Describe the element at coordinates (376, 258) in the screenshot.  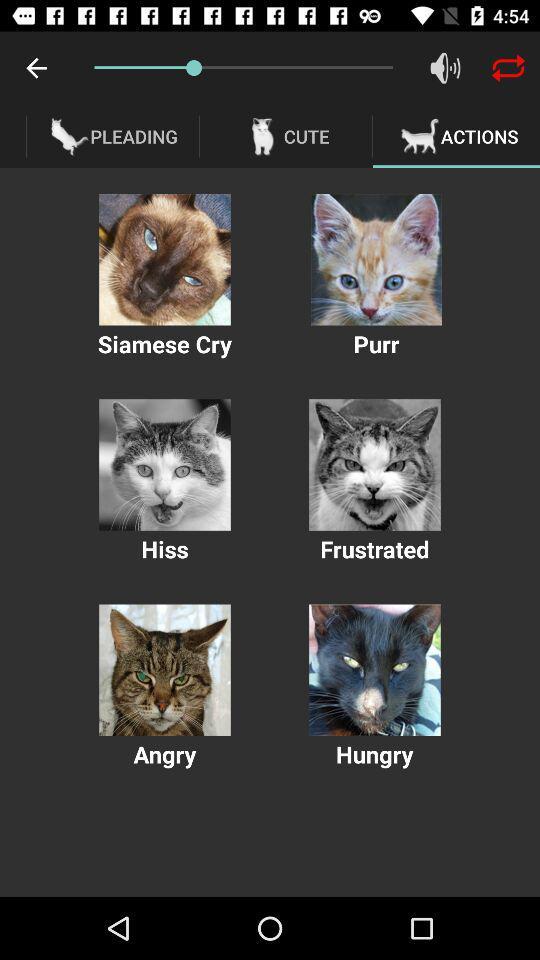
I see `purr` at that location.